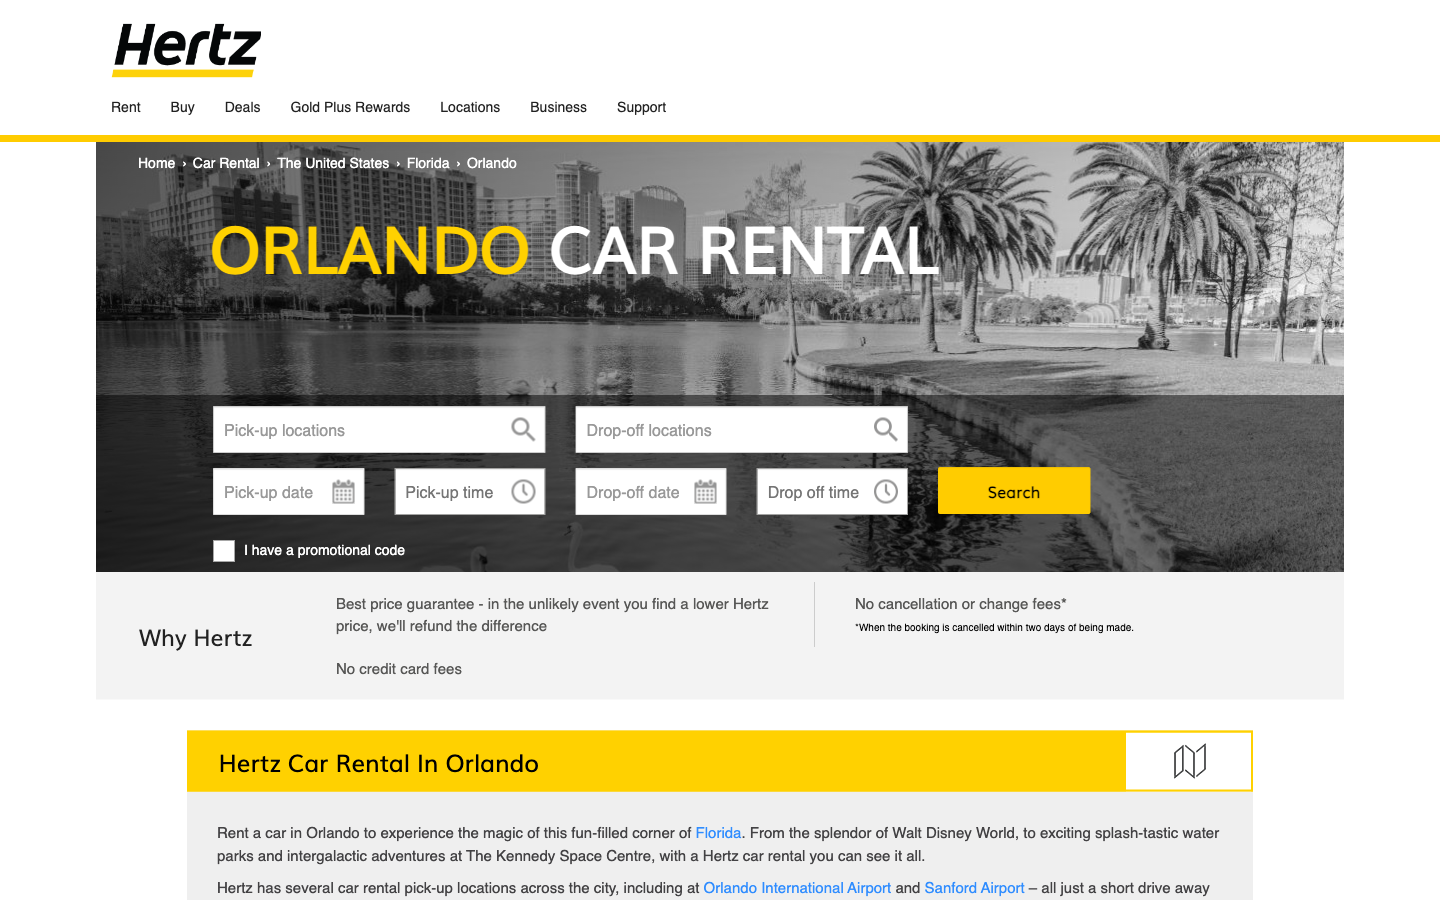 Image resolution: width=1440 pixels, height=900 pixels. Describe the element at coordinates (974, 887) in the screenshot. I see `the SanfordAirport page` at that location.